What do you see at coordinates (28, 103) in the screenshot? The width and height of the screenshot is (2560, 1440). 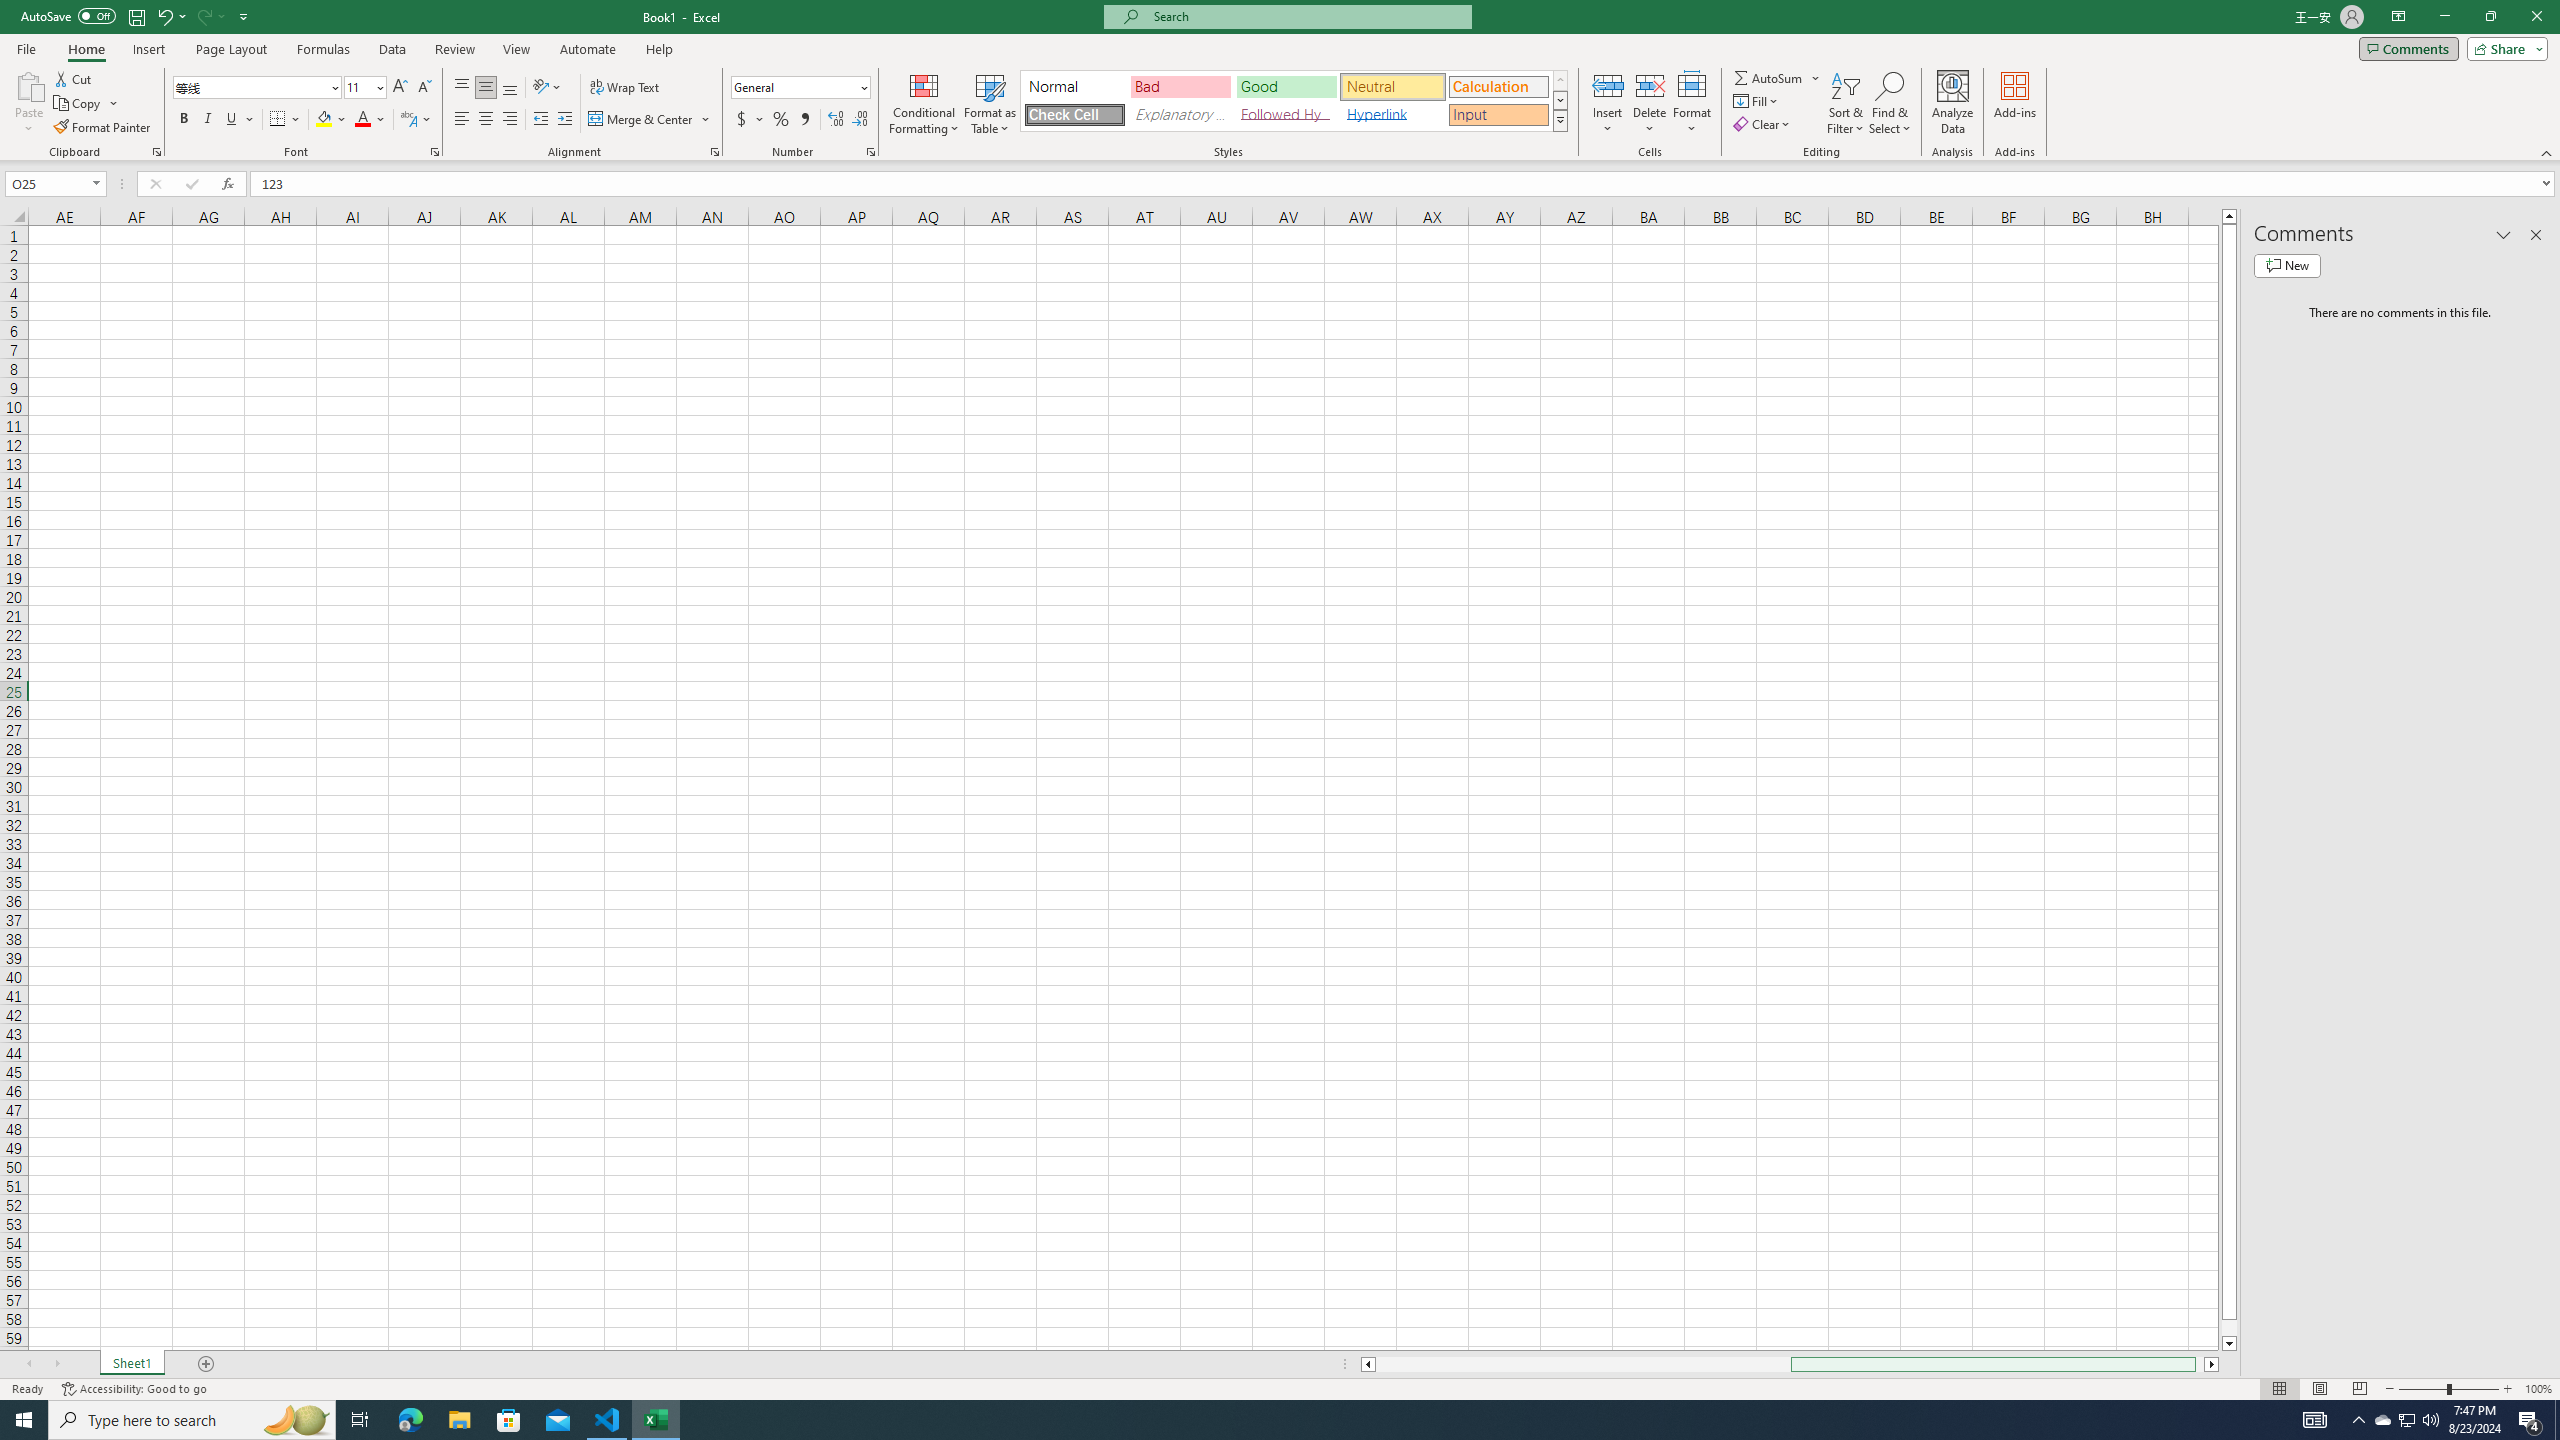 I see `'Paste'` at bounding box center [28, 103].